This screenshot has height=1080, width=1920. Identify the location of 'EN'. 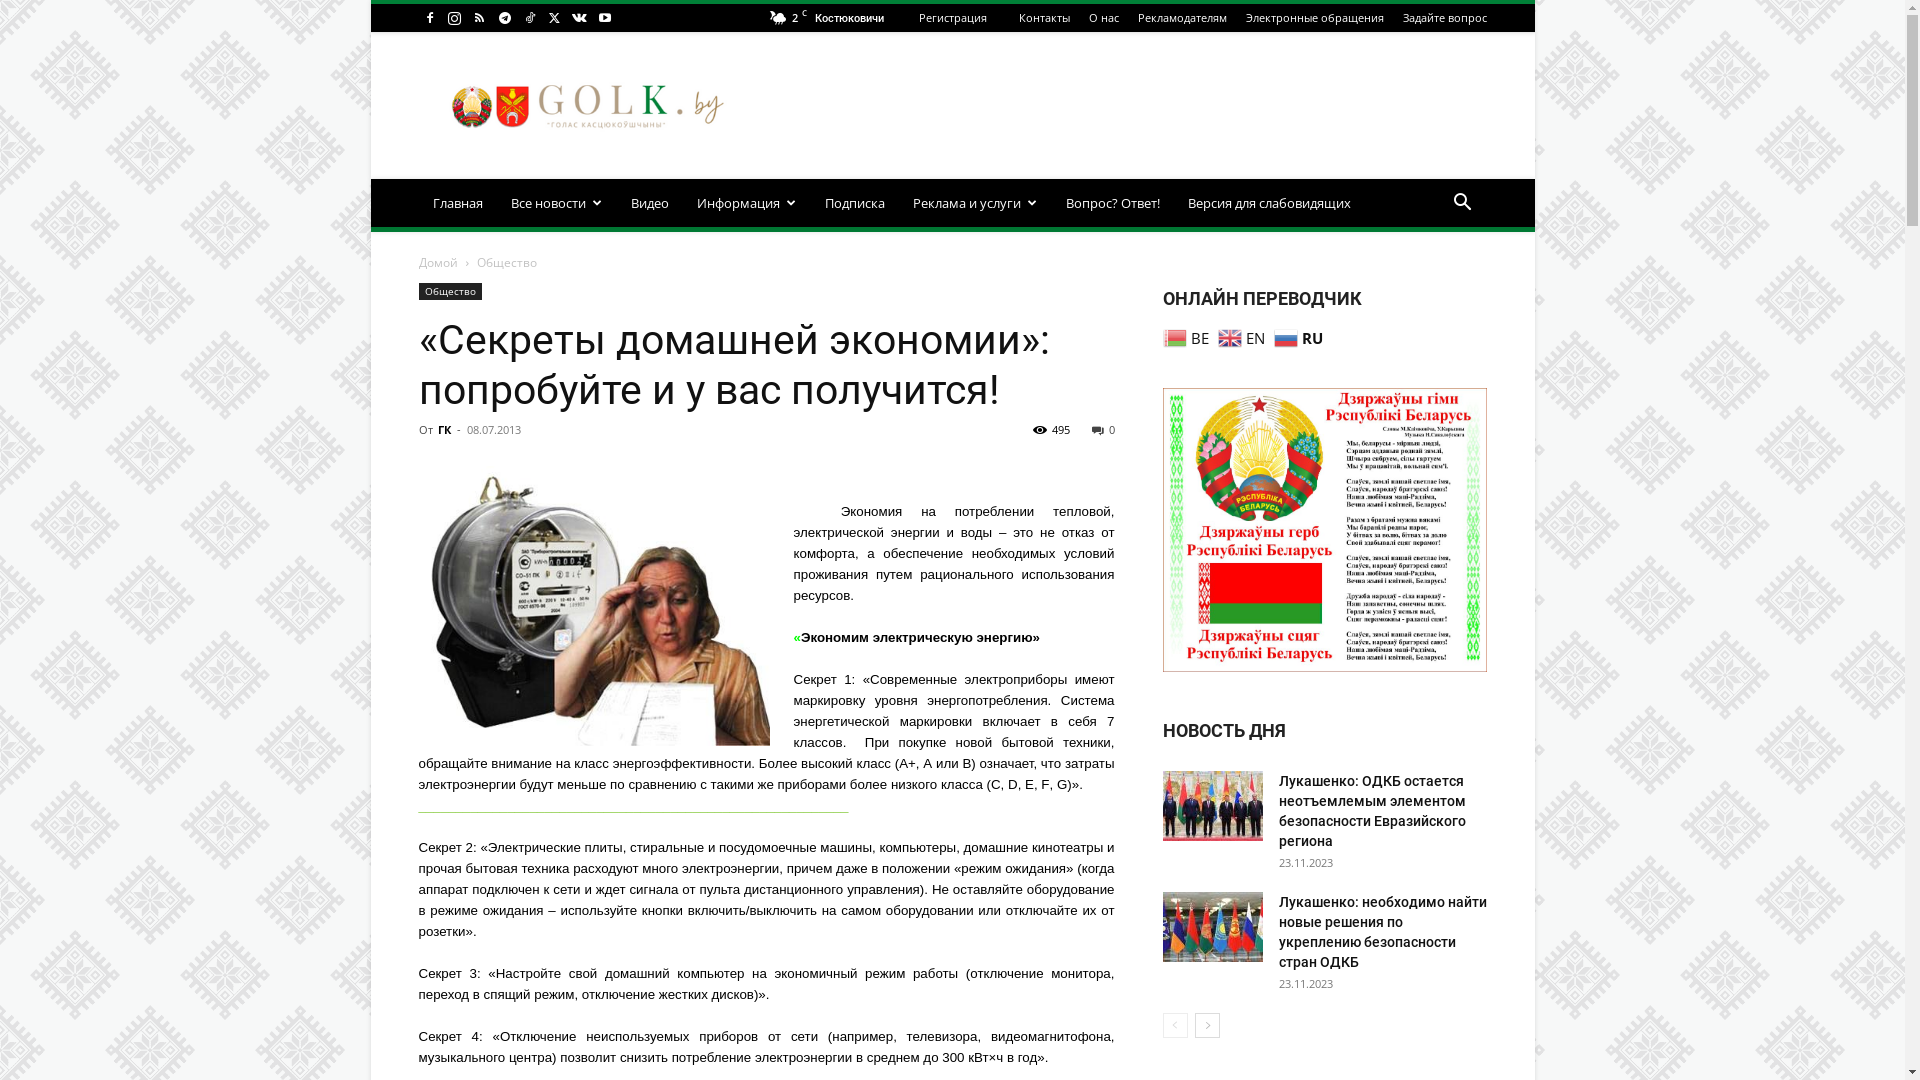
(1242, 335).